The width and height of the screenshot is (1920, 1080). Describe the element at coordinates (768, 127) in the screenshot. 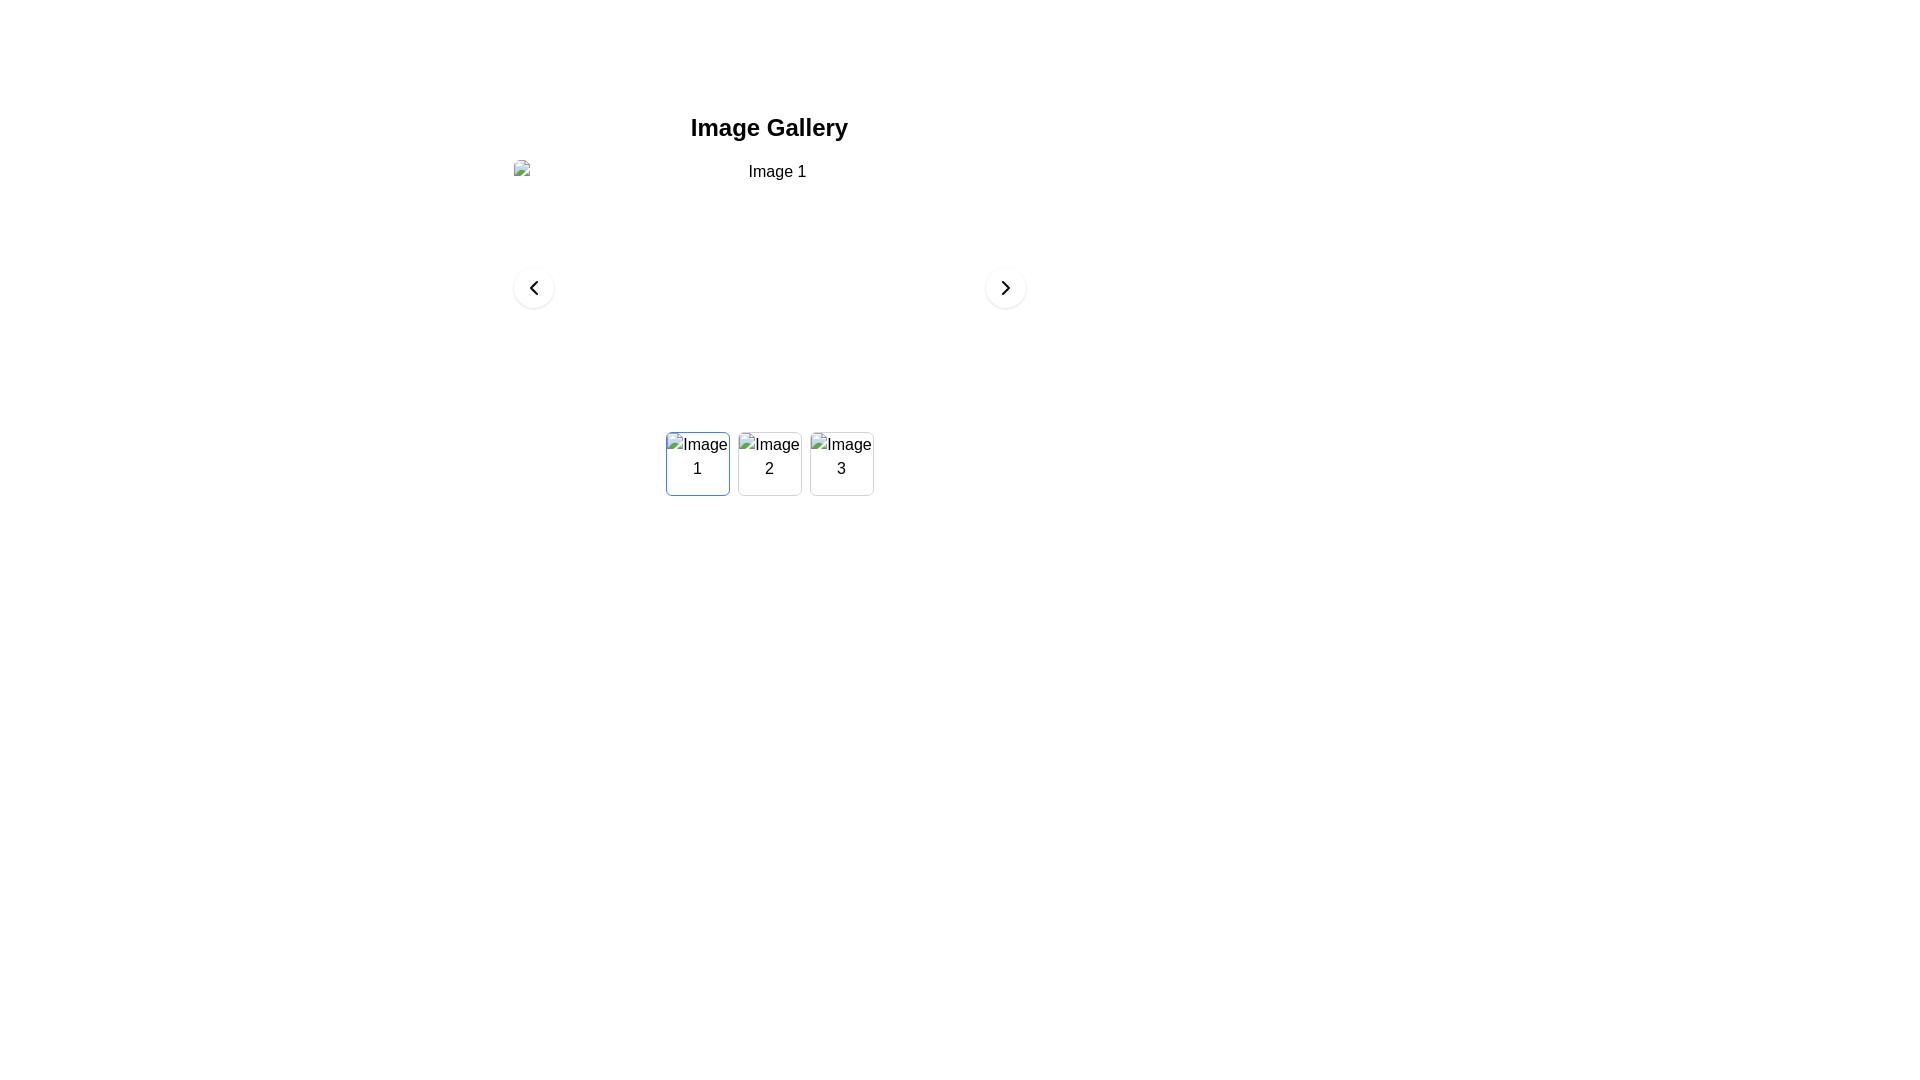

I see `the text header displaying 'Image Gallery', which is centrally aligned at the top of the section` at that location.